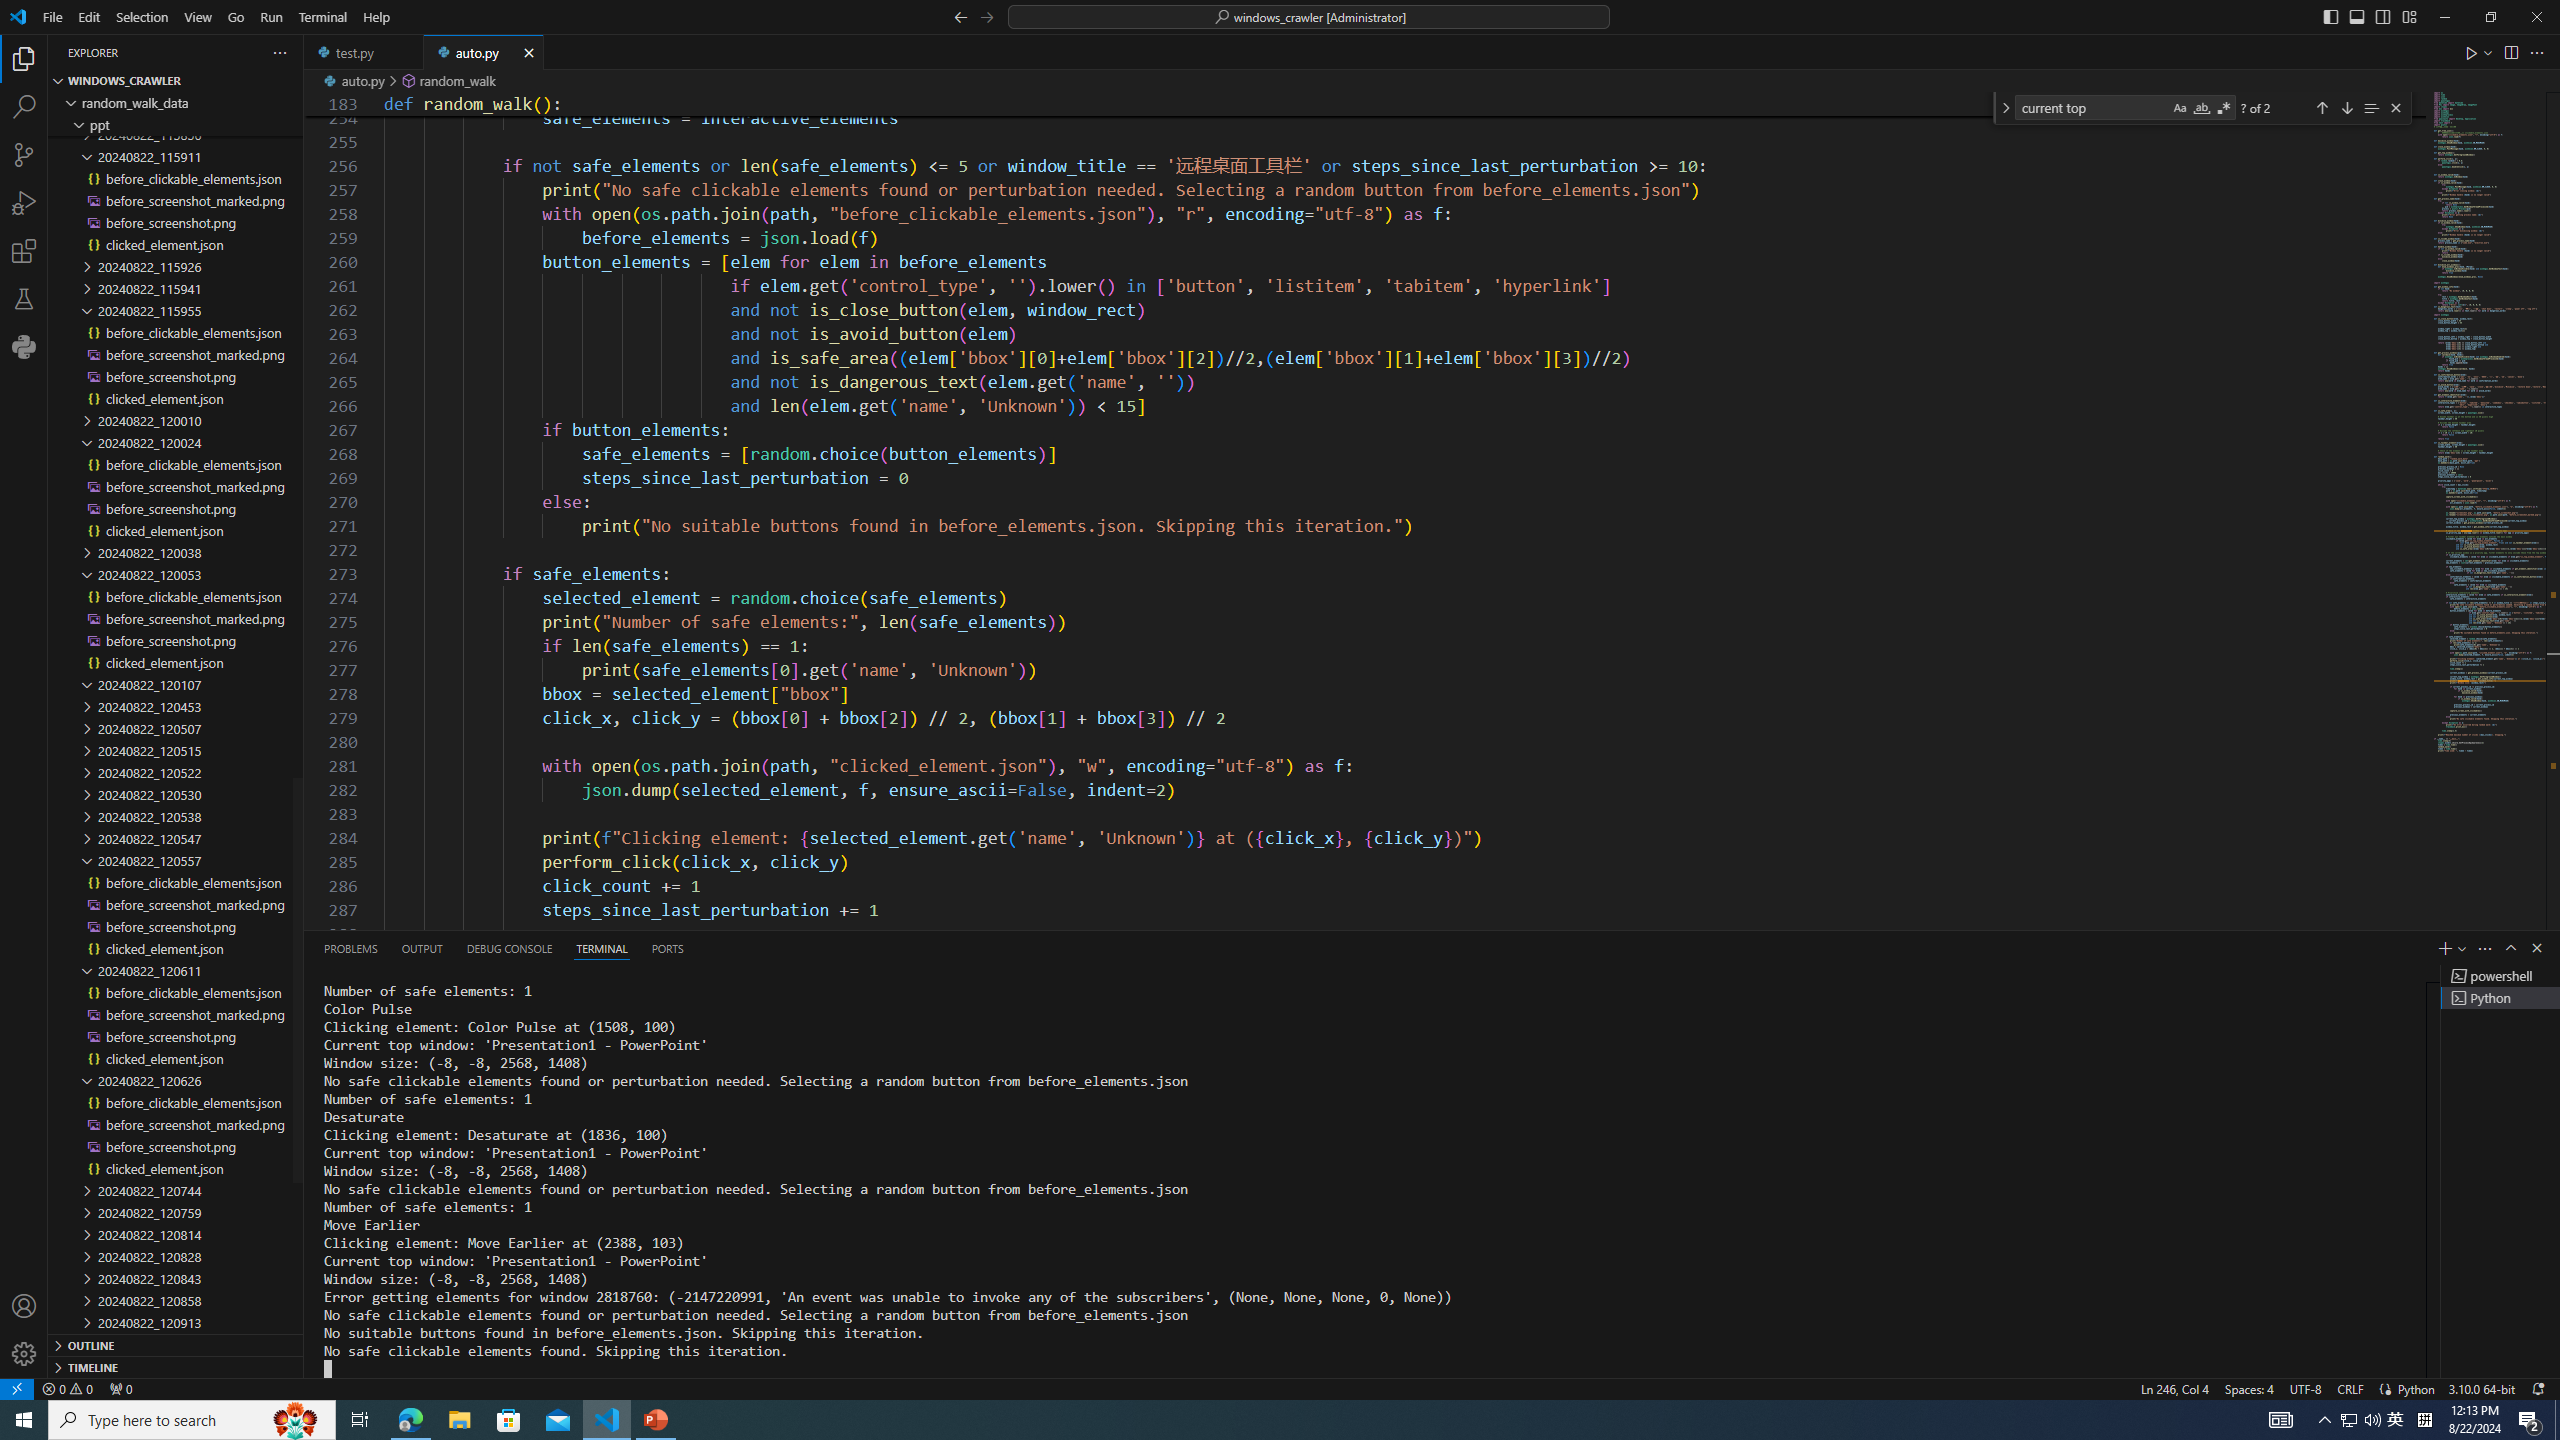 The width and height of the screenshot is (2560, 1440). What do you see at coordinates (89, 16) in the screenshot?
I see `'Edit'` at bounding box center [89, 16].